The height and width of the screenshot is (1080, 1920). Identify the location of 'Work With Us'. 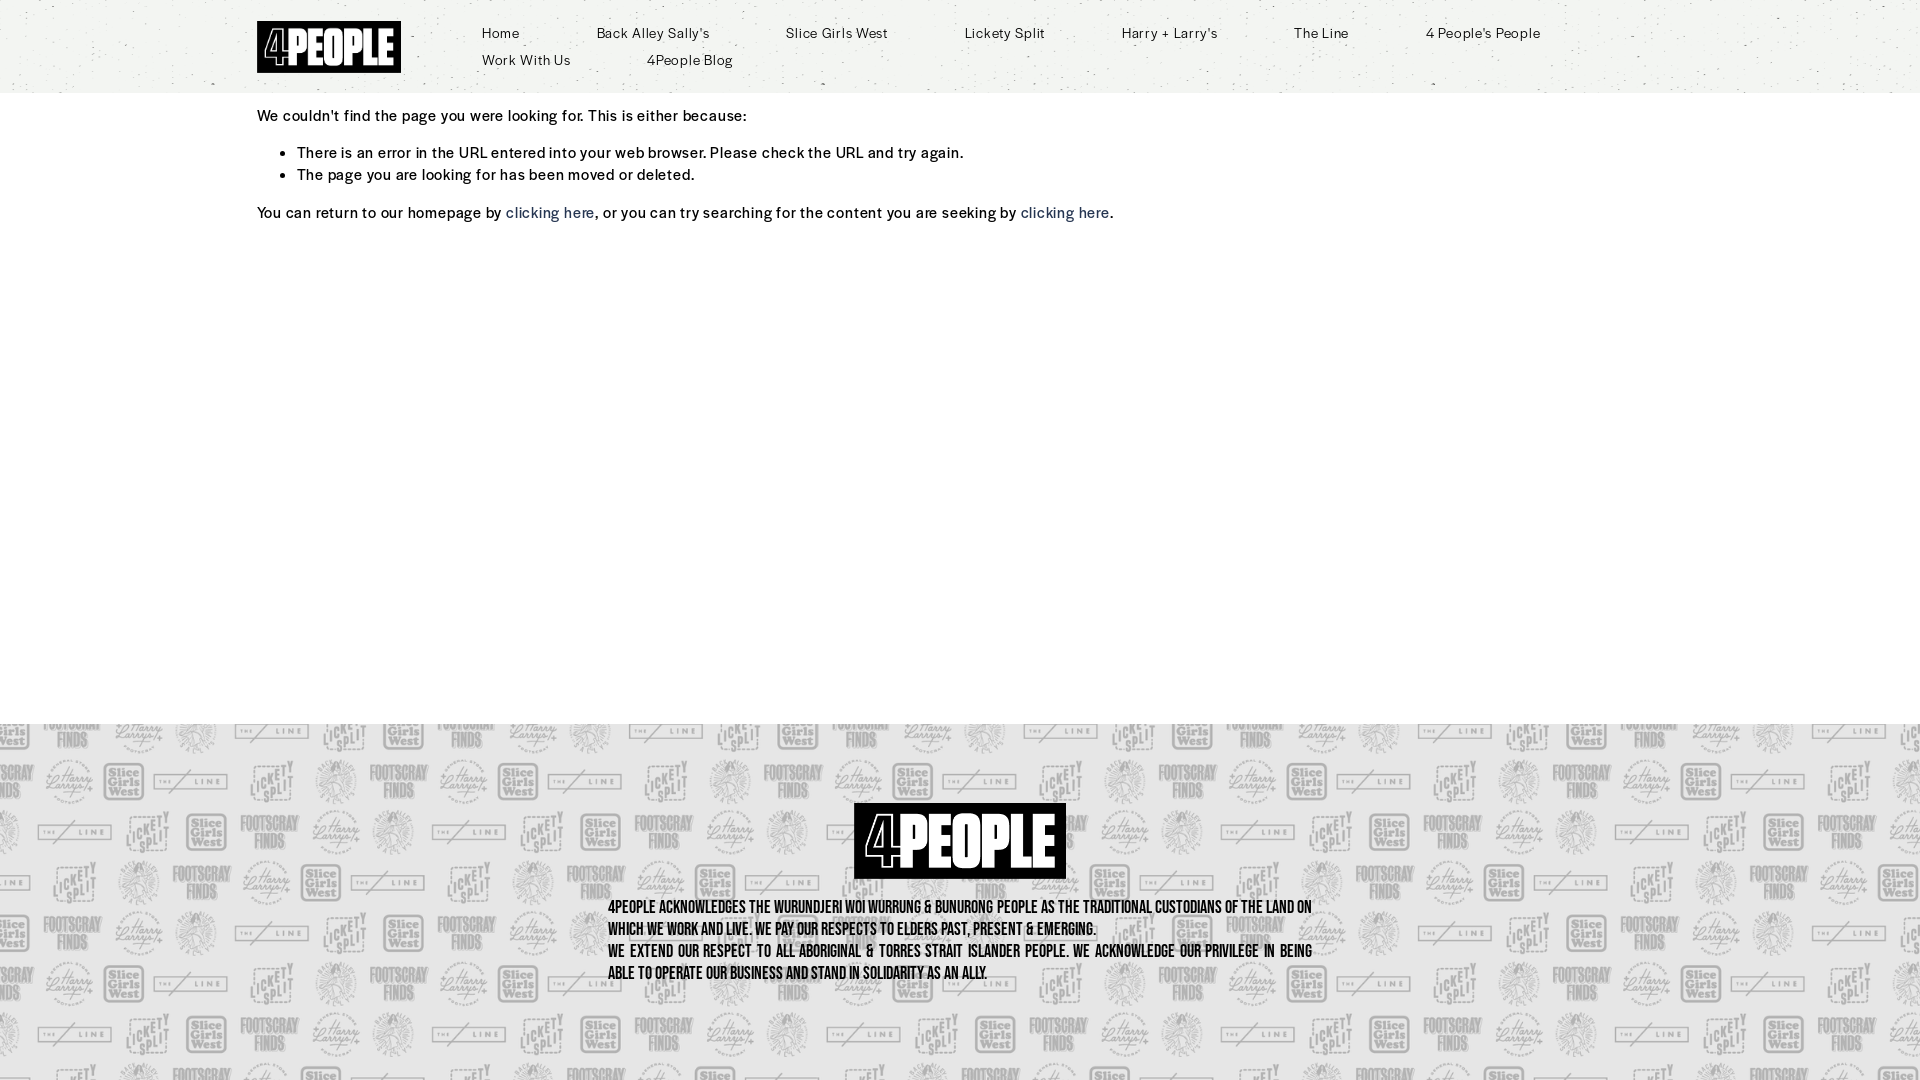
(526, 59).